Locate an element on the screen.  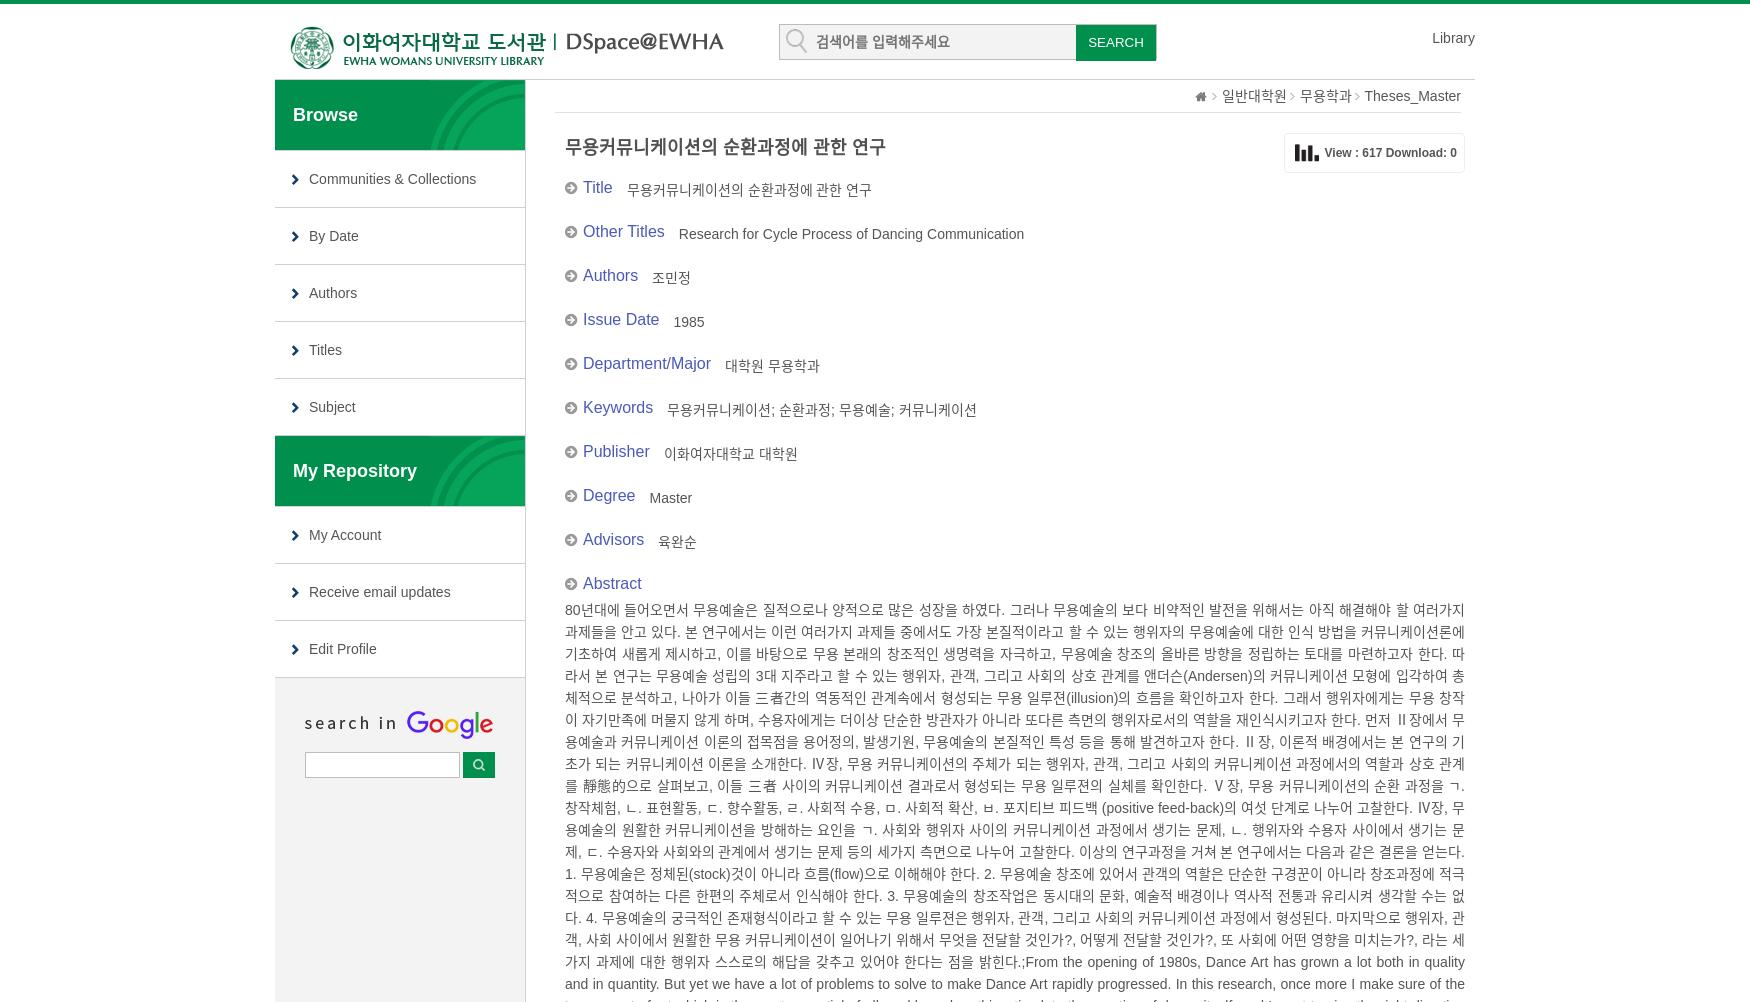
'By Date' is located at coordinates (333, 235).